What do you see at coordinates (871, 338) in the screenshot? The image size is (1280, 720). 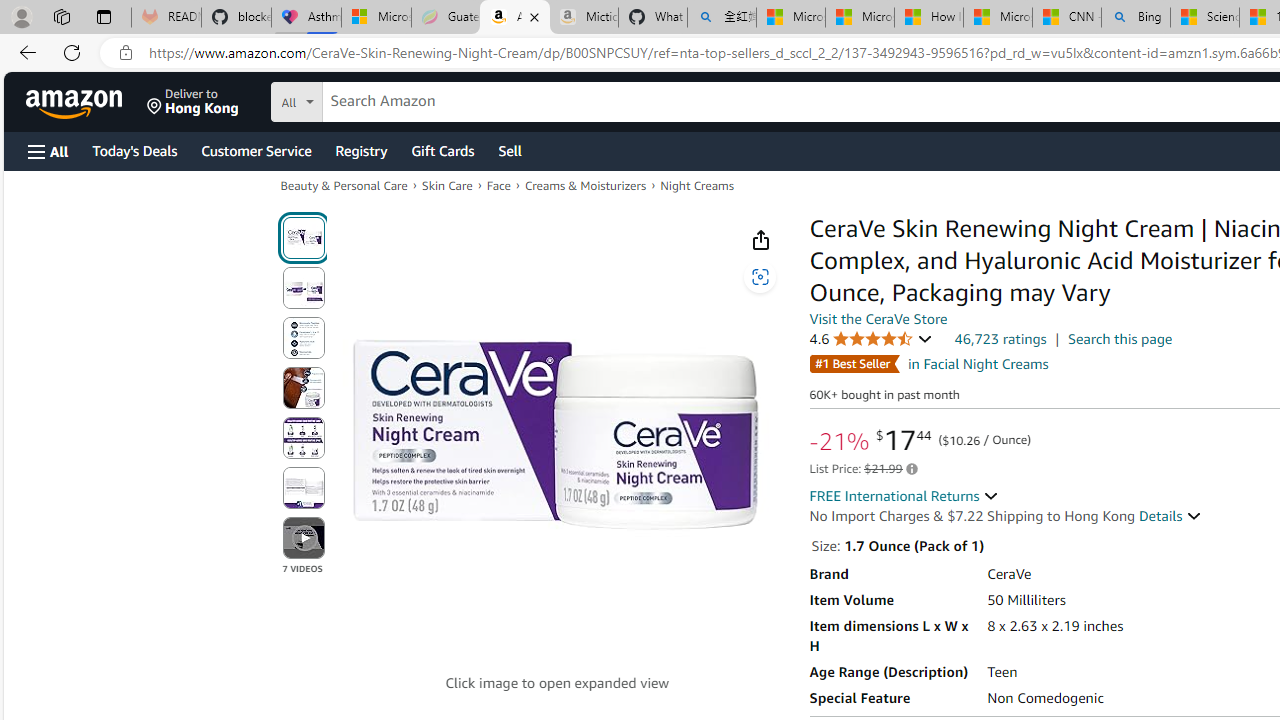 I see `'4.6 4.6 out of 5 stars'` at bounding box center [871, 338].